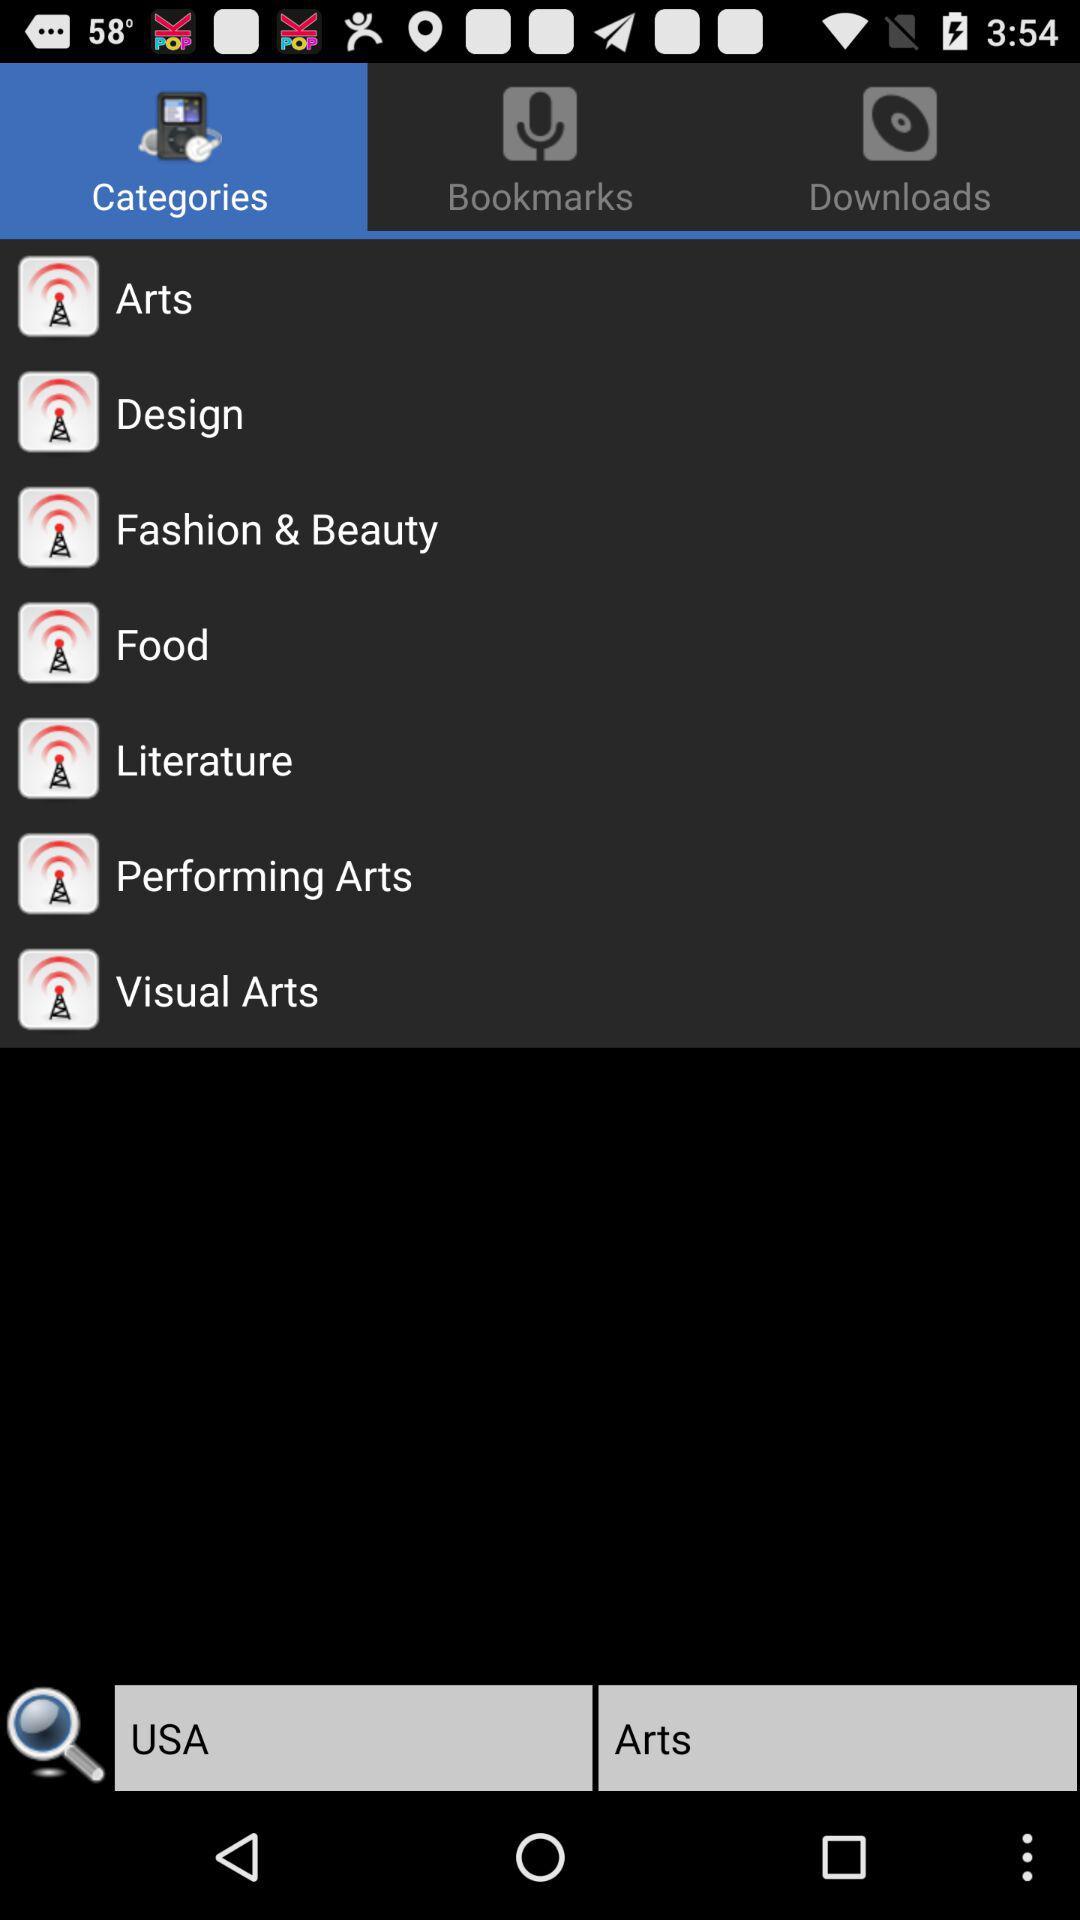  I want to click on literature app, so click(596, 757).